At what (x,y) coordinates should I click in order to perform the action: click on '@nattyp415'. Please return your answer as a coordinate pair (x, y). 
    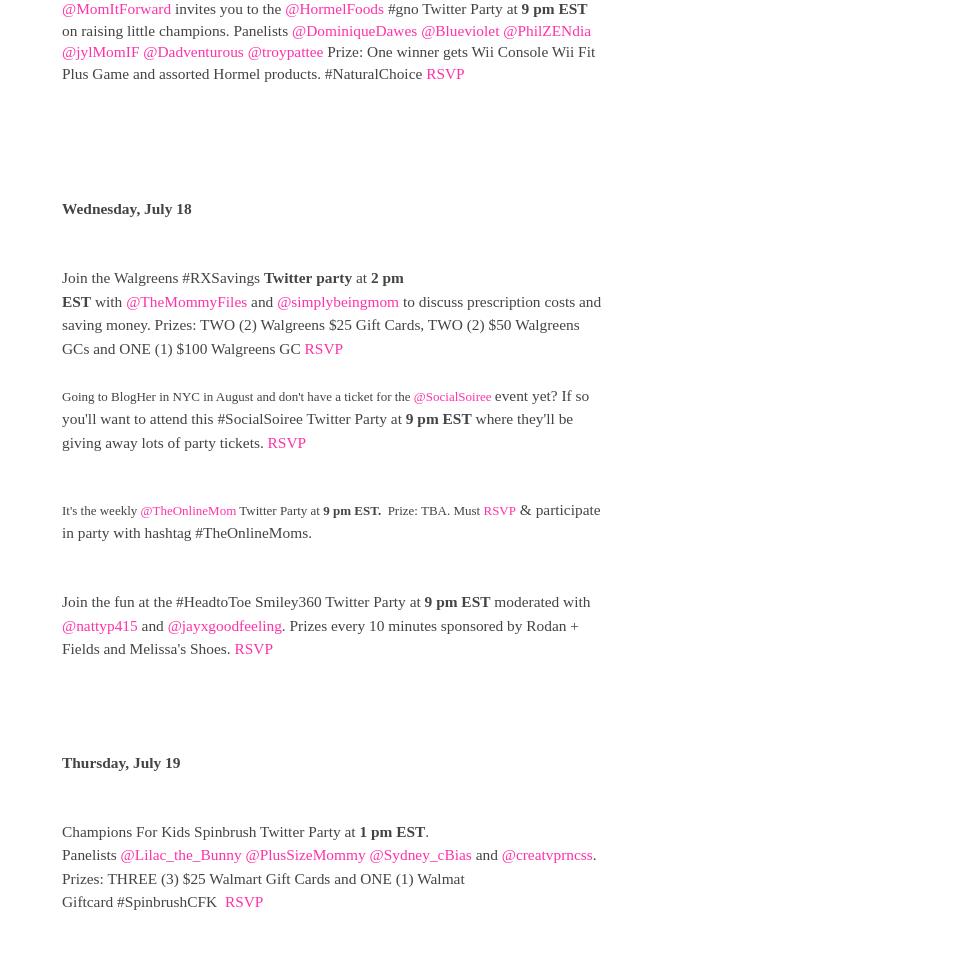
    Looking at the image, I should click on (99, 623).